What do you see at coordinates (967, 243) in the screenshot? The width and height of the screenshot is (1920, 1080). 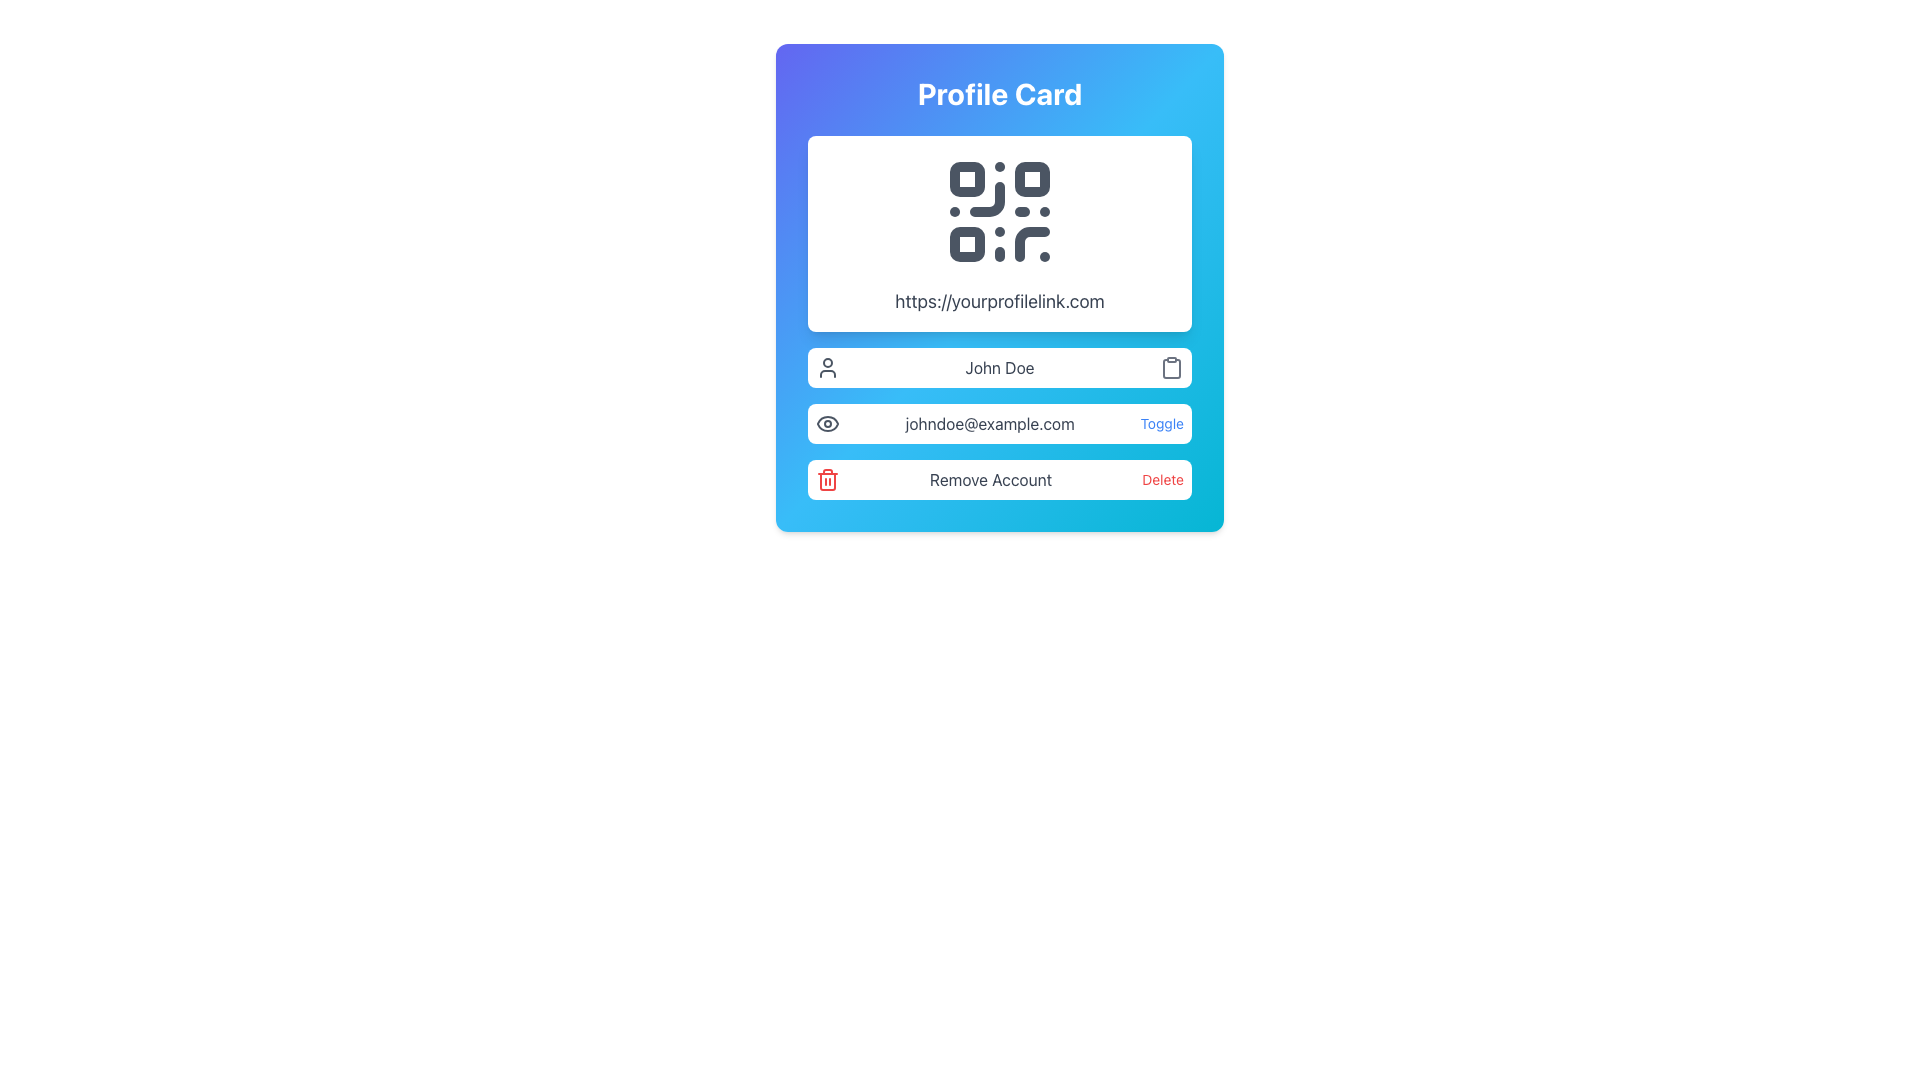 I see `the dark gray rounded rectangle, which is the third square from the top left in the QR code representation on the profile card` at bounding box center [967, 243].